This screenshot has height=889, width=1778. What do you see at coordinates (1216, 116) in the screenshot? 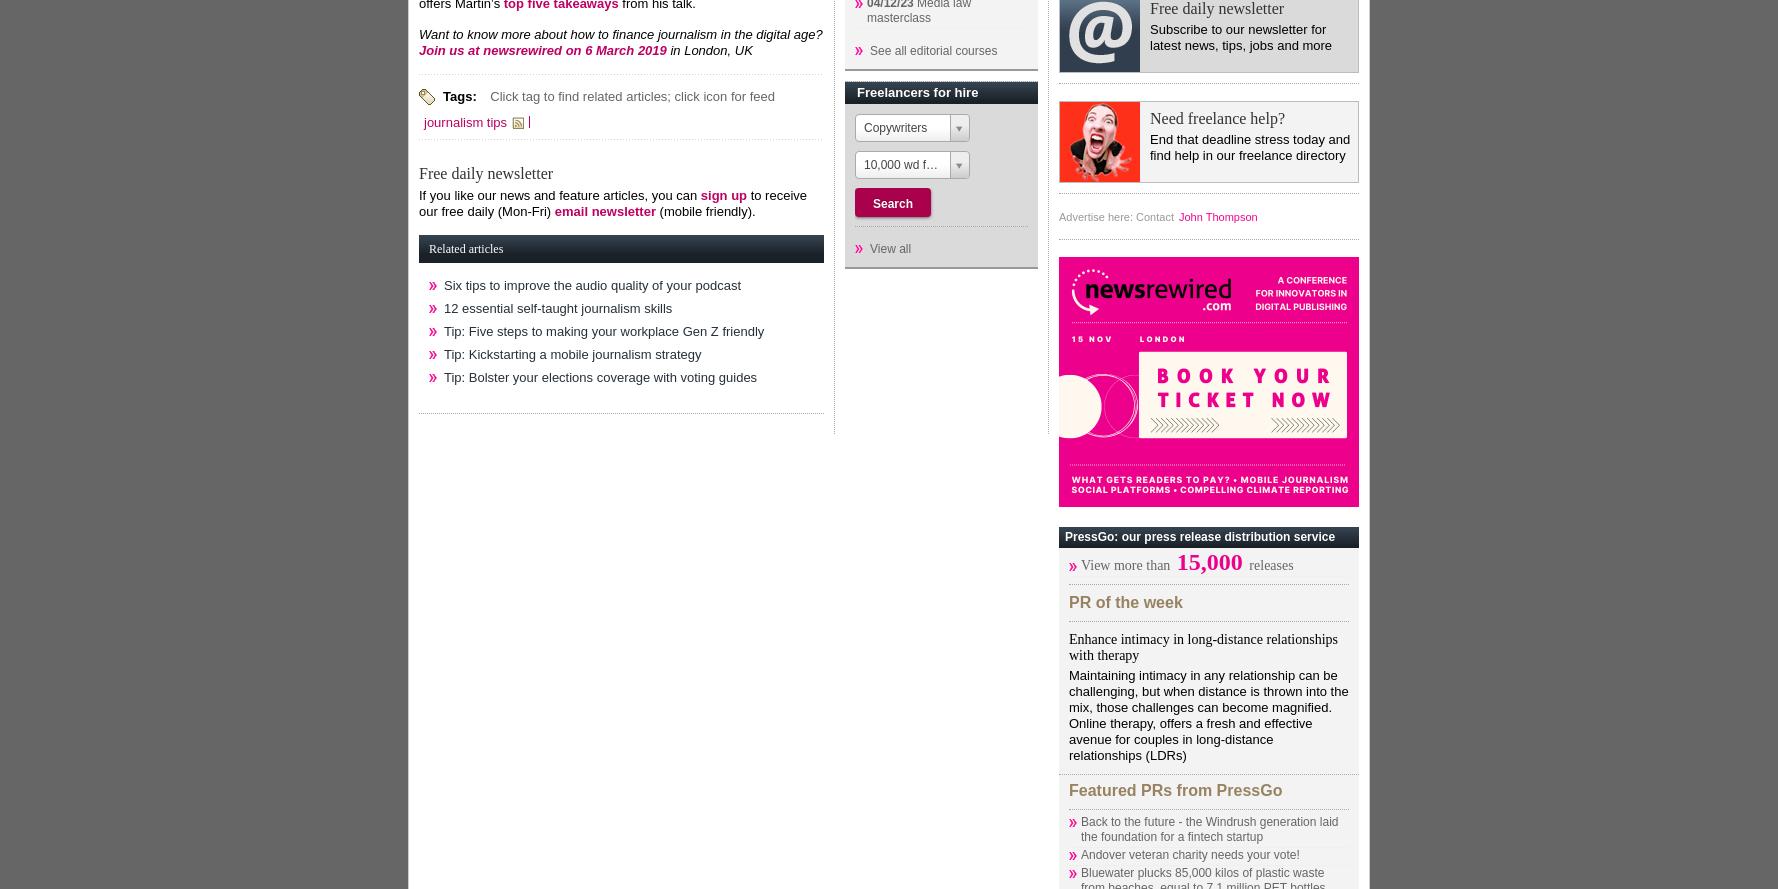
I see `'Need freelance help?'` at bounding box center [1216, 116].